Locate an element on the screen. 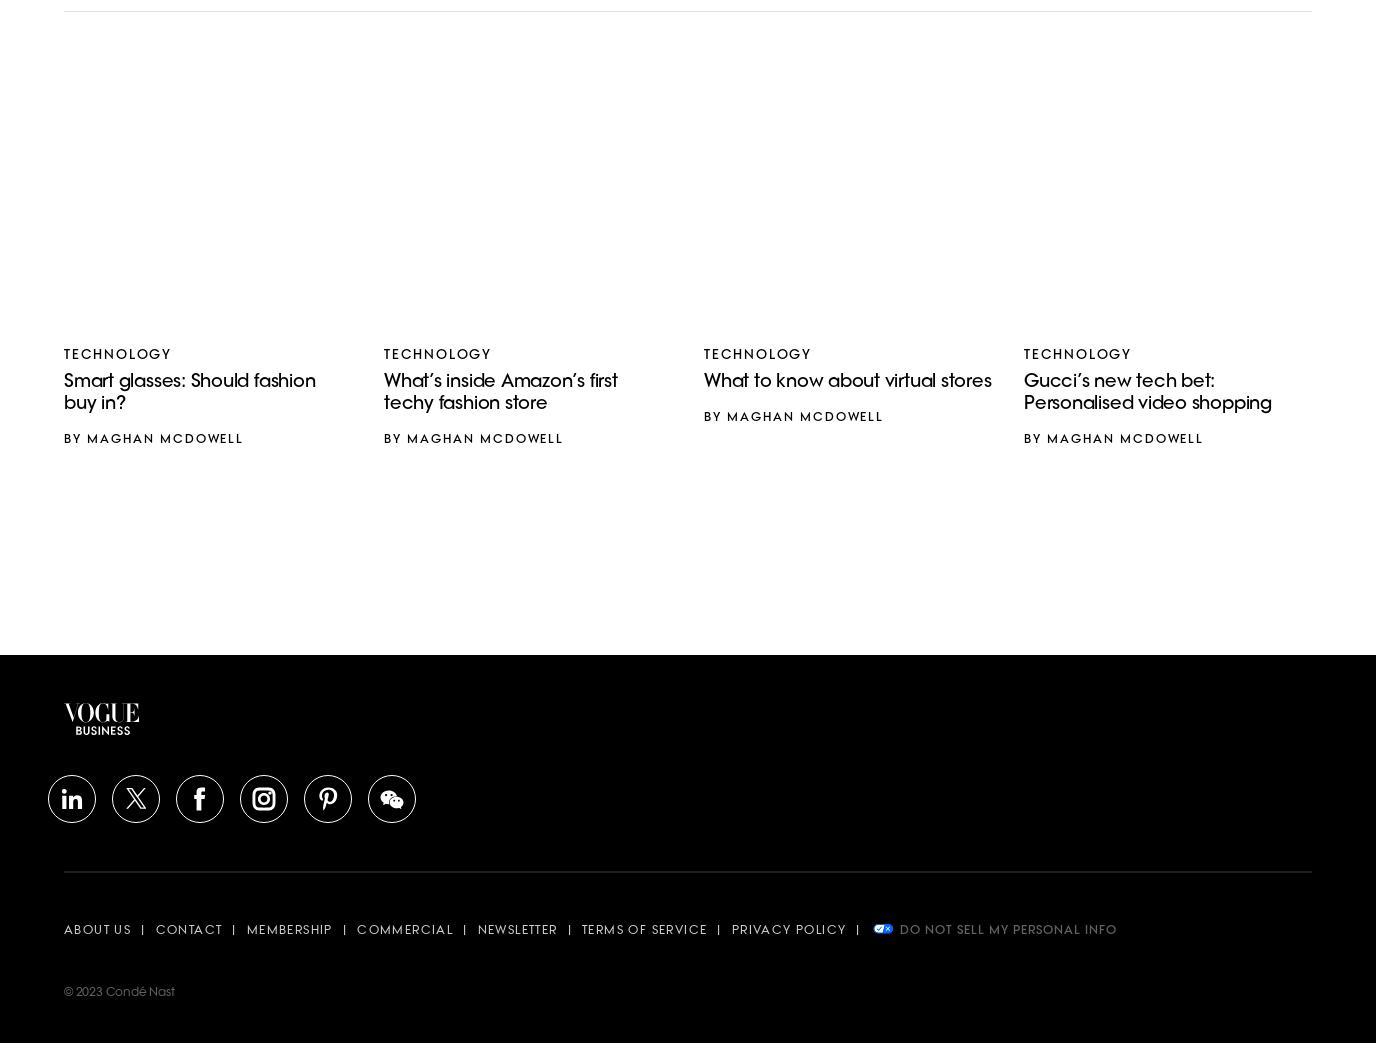  '© 2023 Condé Nast' is located at coordinates (118, 991).